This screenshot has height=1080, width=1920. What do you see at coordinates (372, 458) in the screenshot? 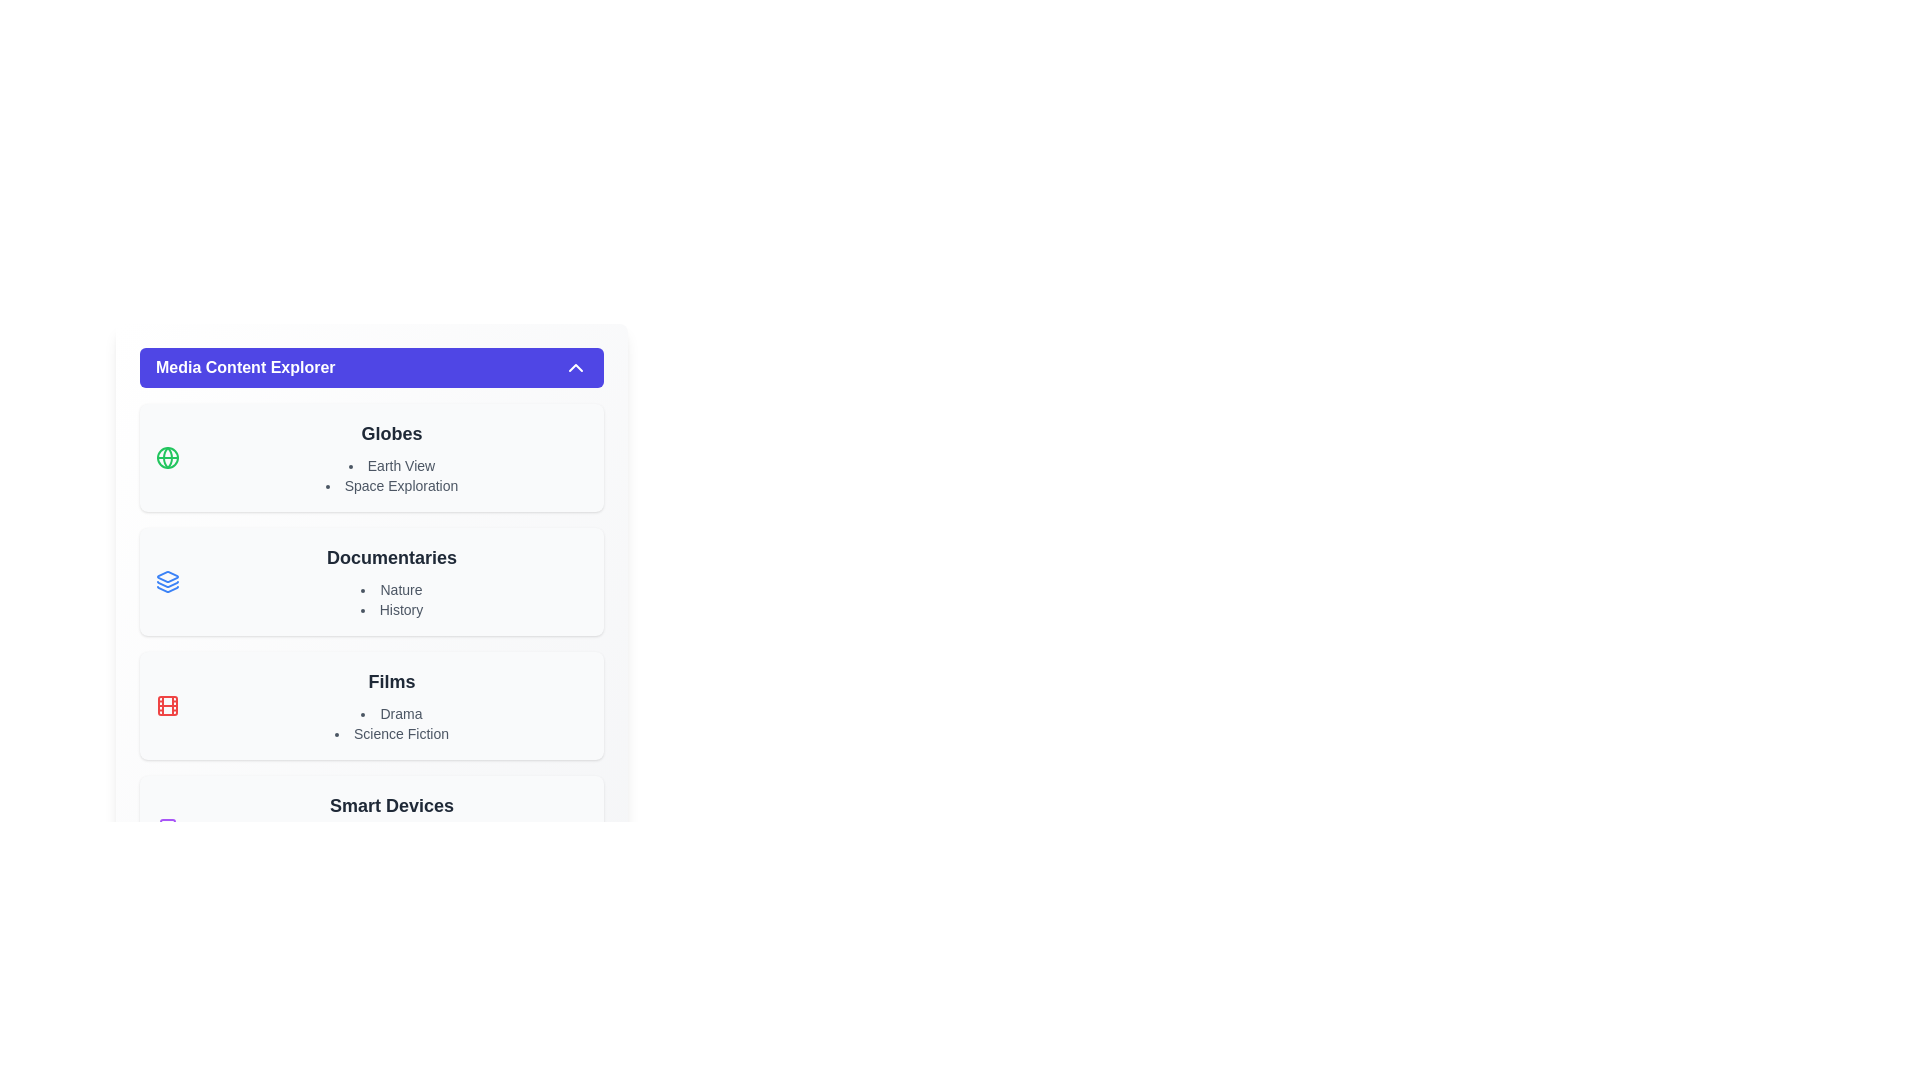
I see `to select the 'Globes' category in the Media Content Explorer section, which is the topmost highlighted category aligned with other sections like 'Documentaries' and 'Films.'` at bounding box center [372, 458].